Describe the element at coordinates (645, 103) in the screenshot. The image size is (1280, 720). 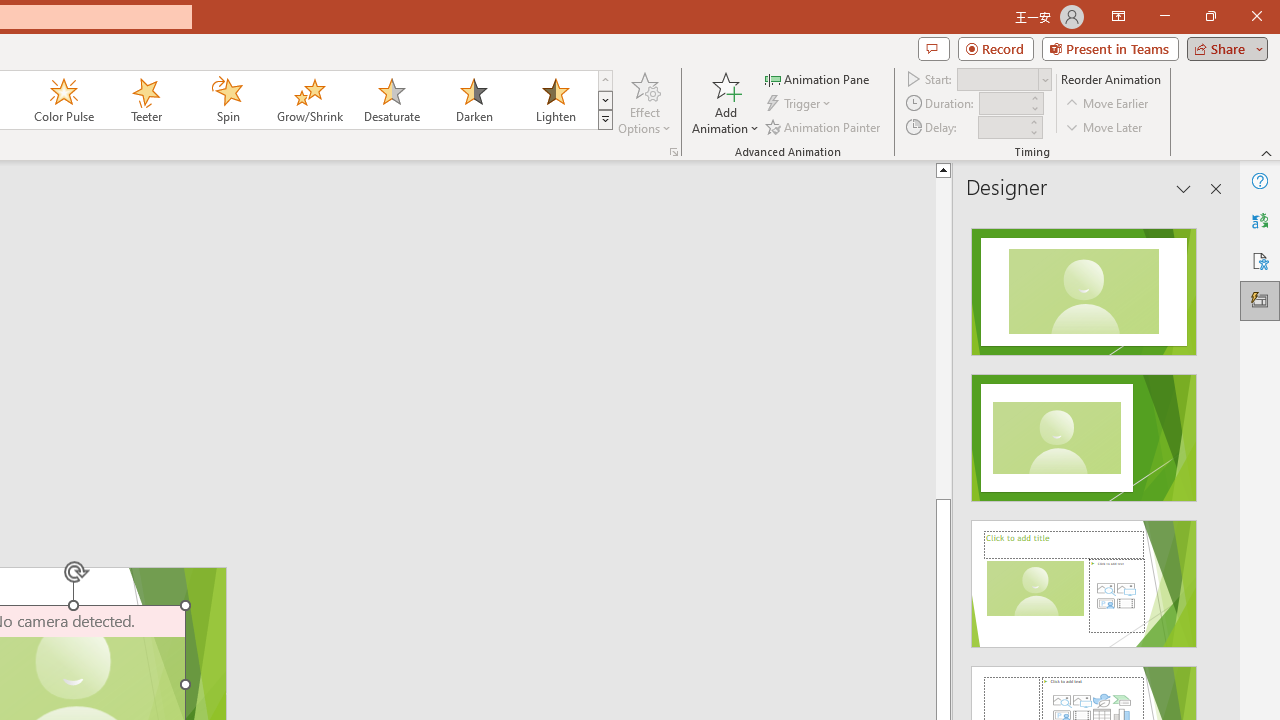
I see `'Effect Options'` at that location.